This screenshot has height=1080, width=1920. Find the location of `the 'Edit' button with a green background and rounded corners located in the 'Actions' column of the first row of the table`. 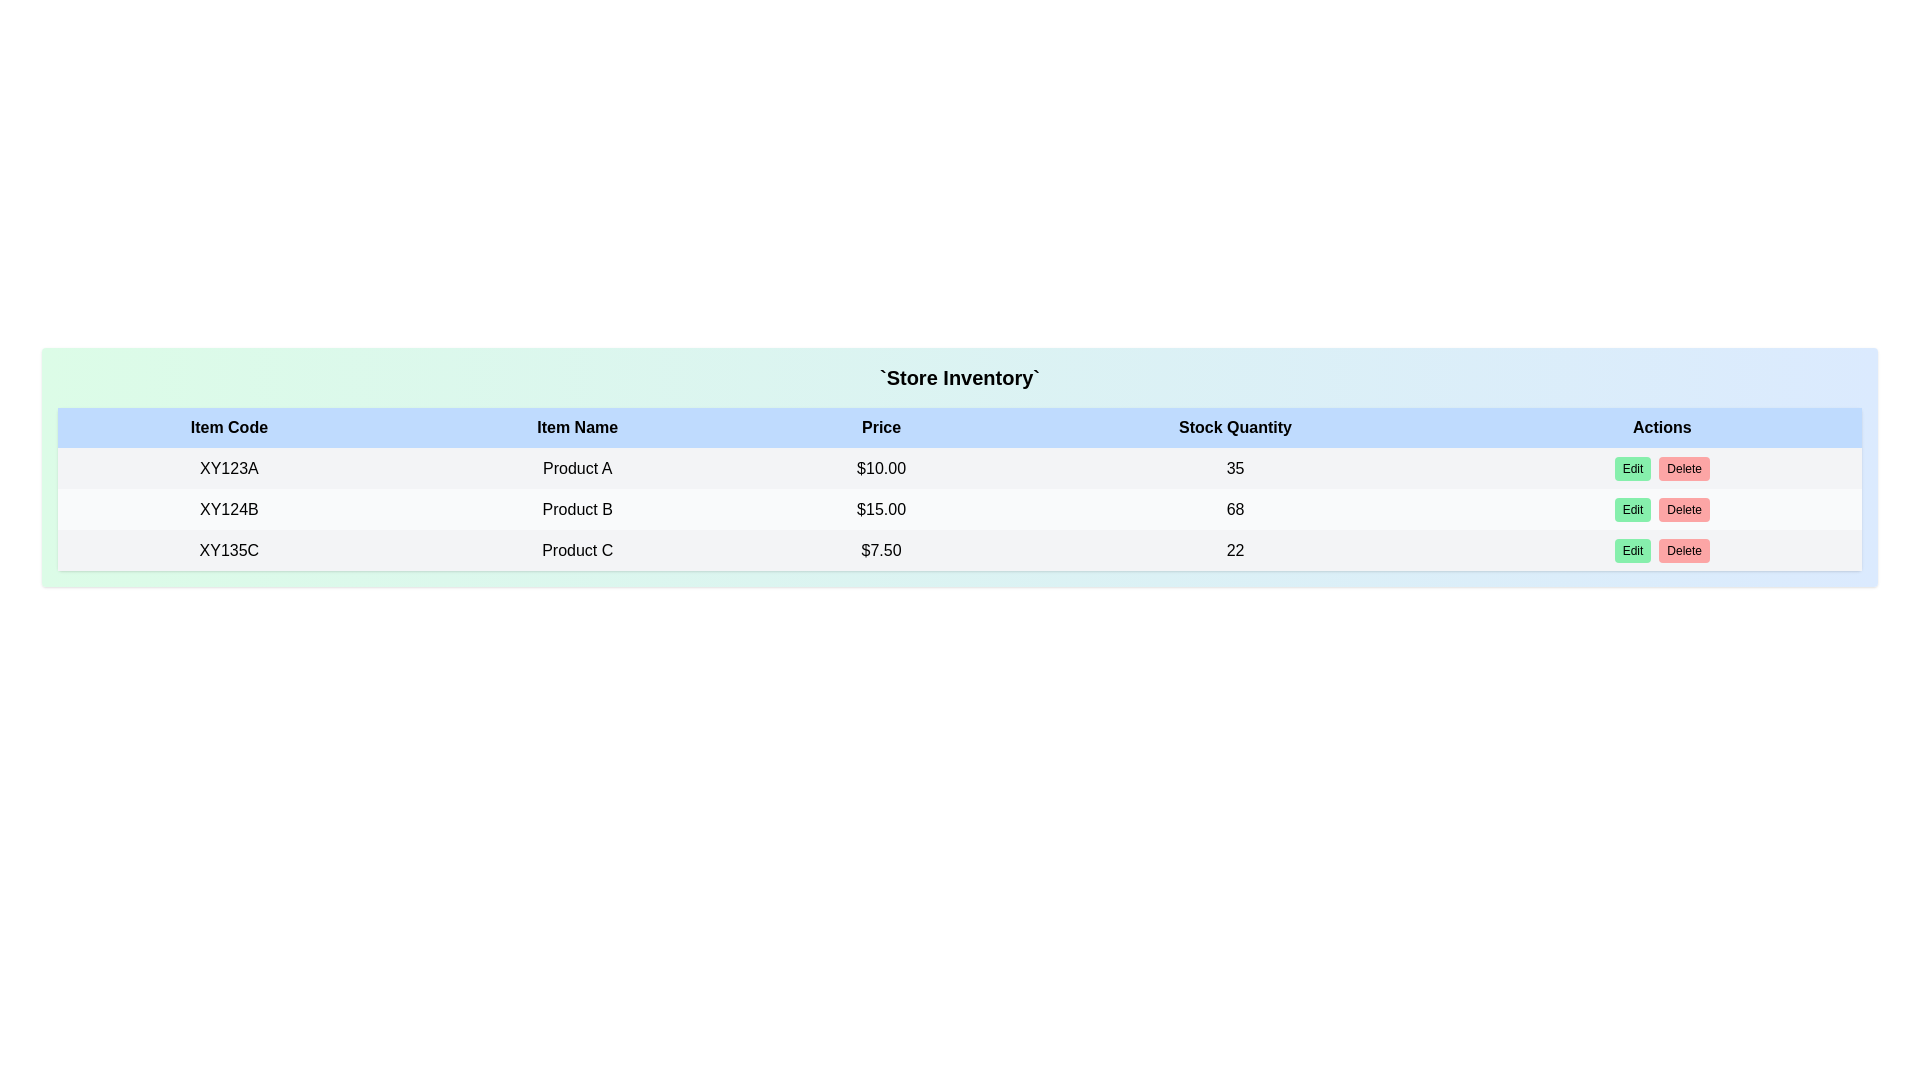

the 'Edit' button with a green background and rounded corners located in the 'Actions' column of the first row of the table is located at coordinates (1632, 469).